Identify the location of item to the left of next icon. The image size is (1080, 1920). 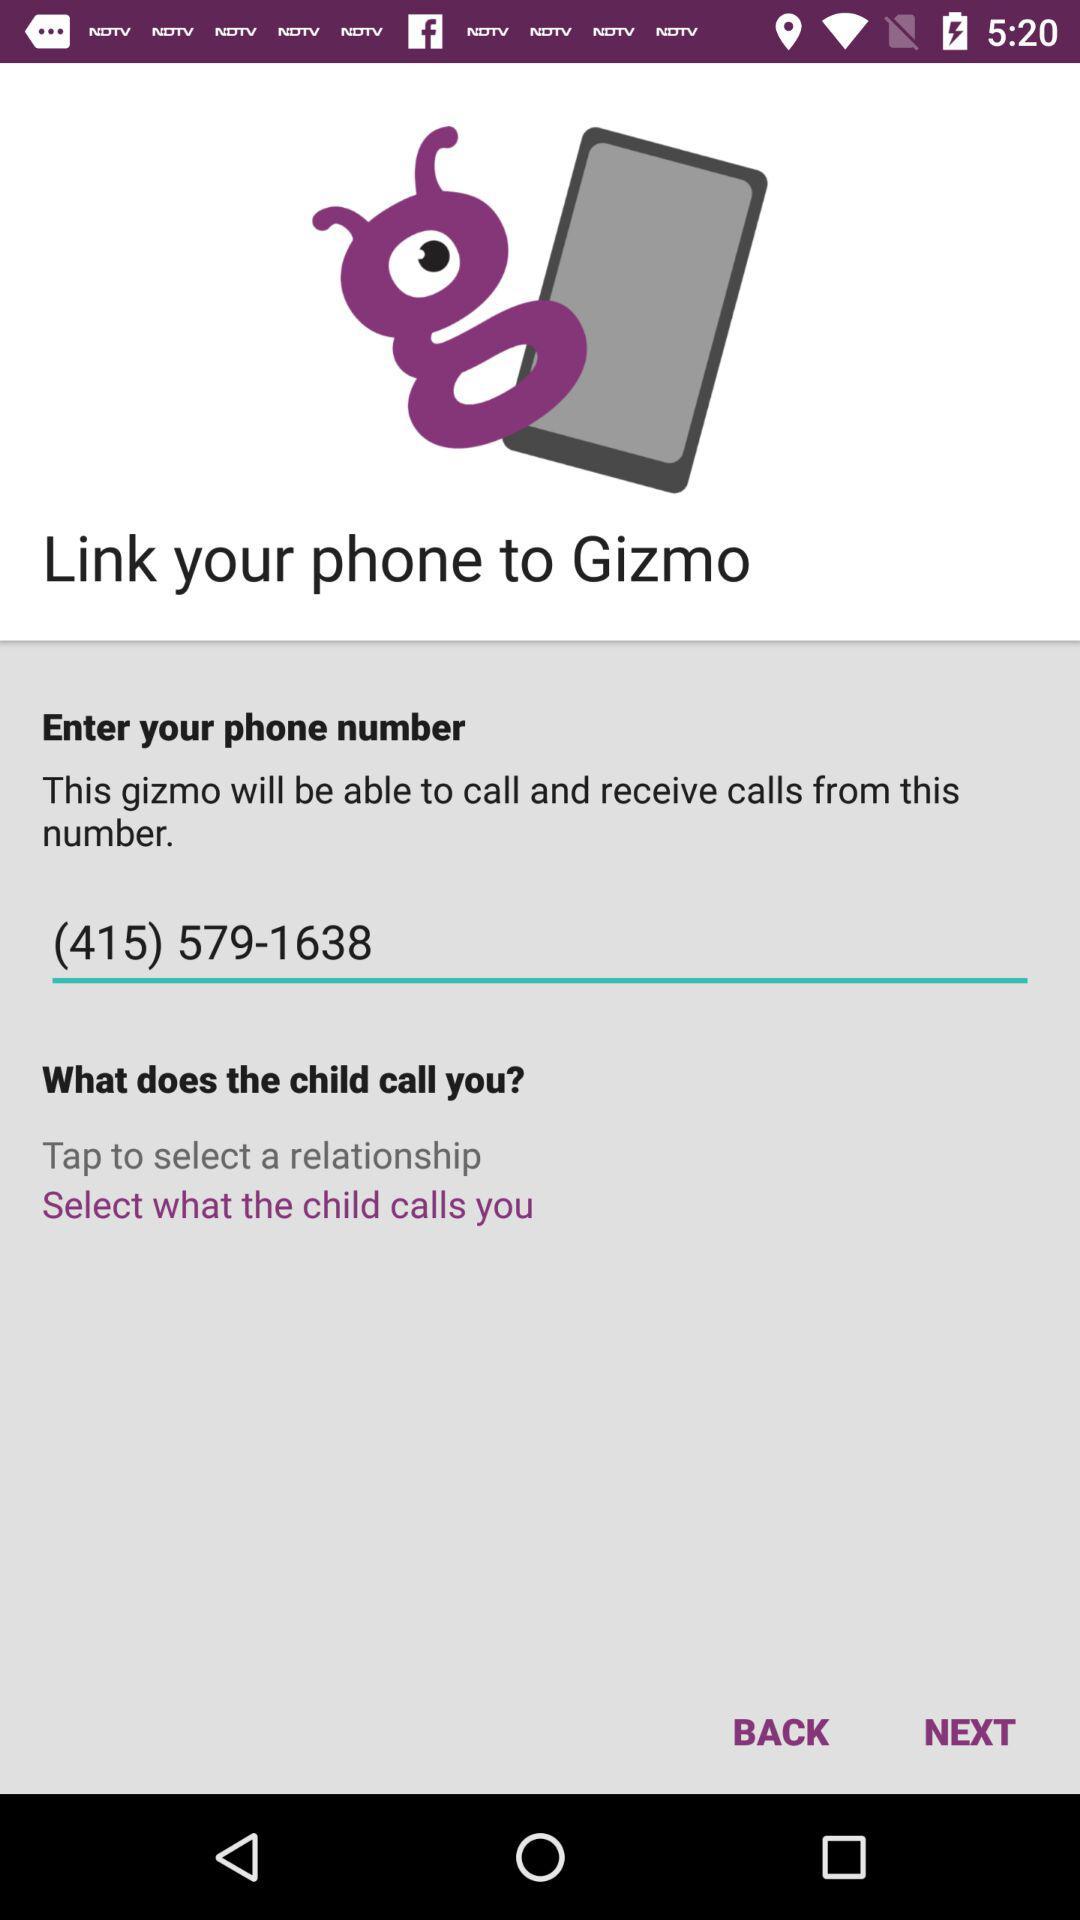
(779, 1730).